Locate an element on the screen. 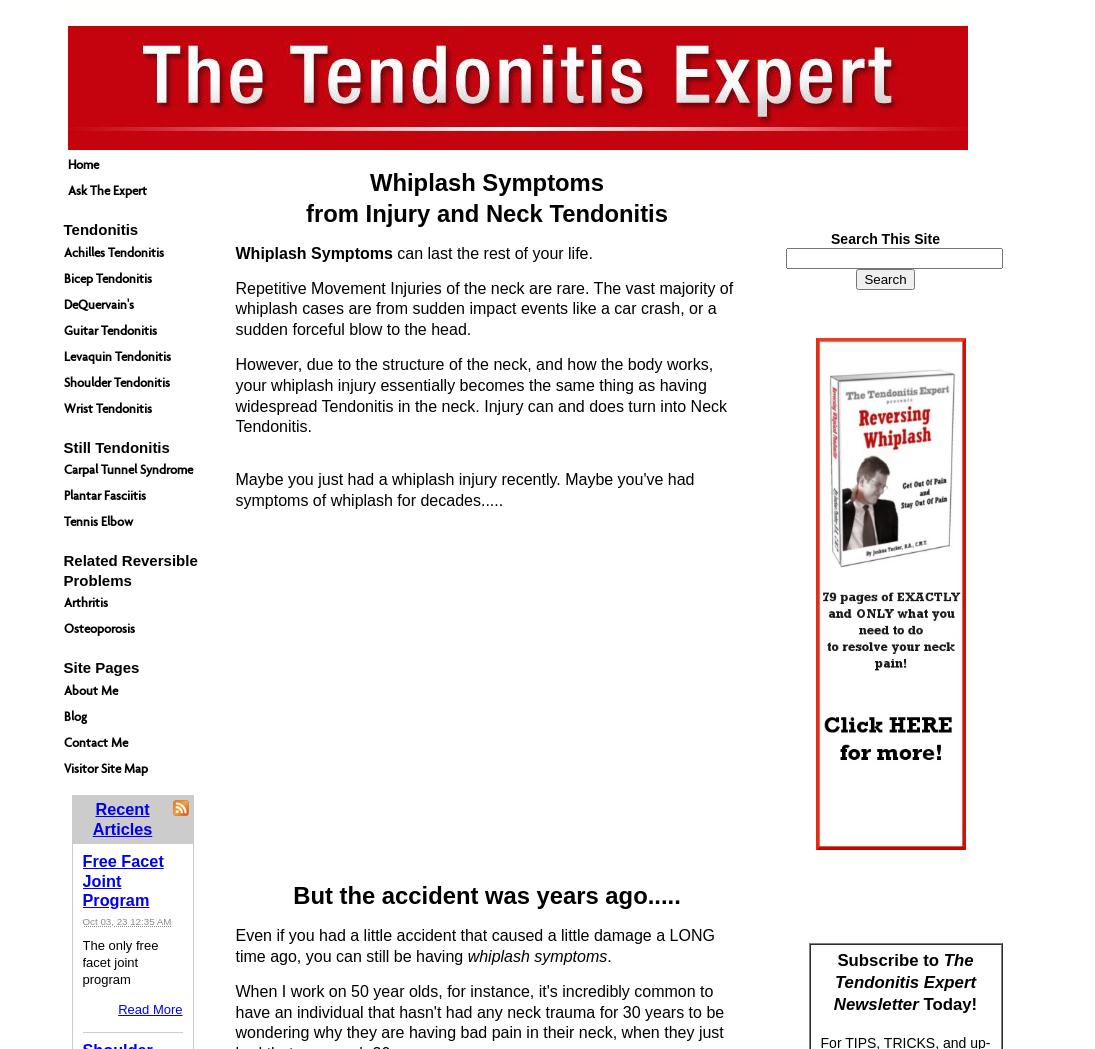 The height and width of the screenshot is (1049, 1095). 'Oct 03, 23 12:35 AM' is located at coordinates (125, 919).